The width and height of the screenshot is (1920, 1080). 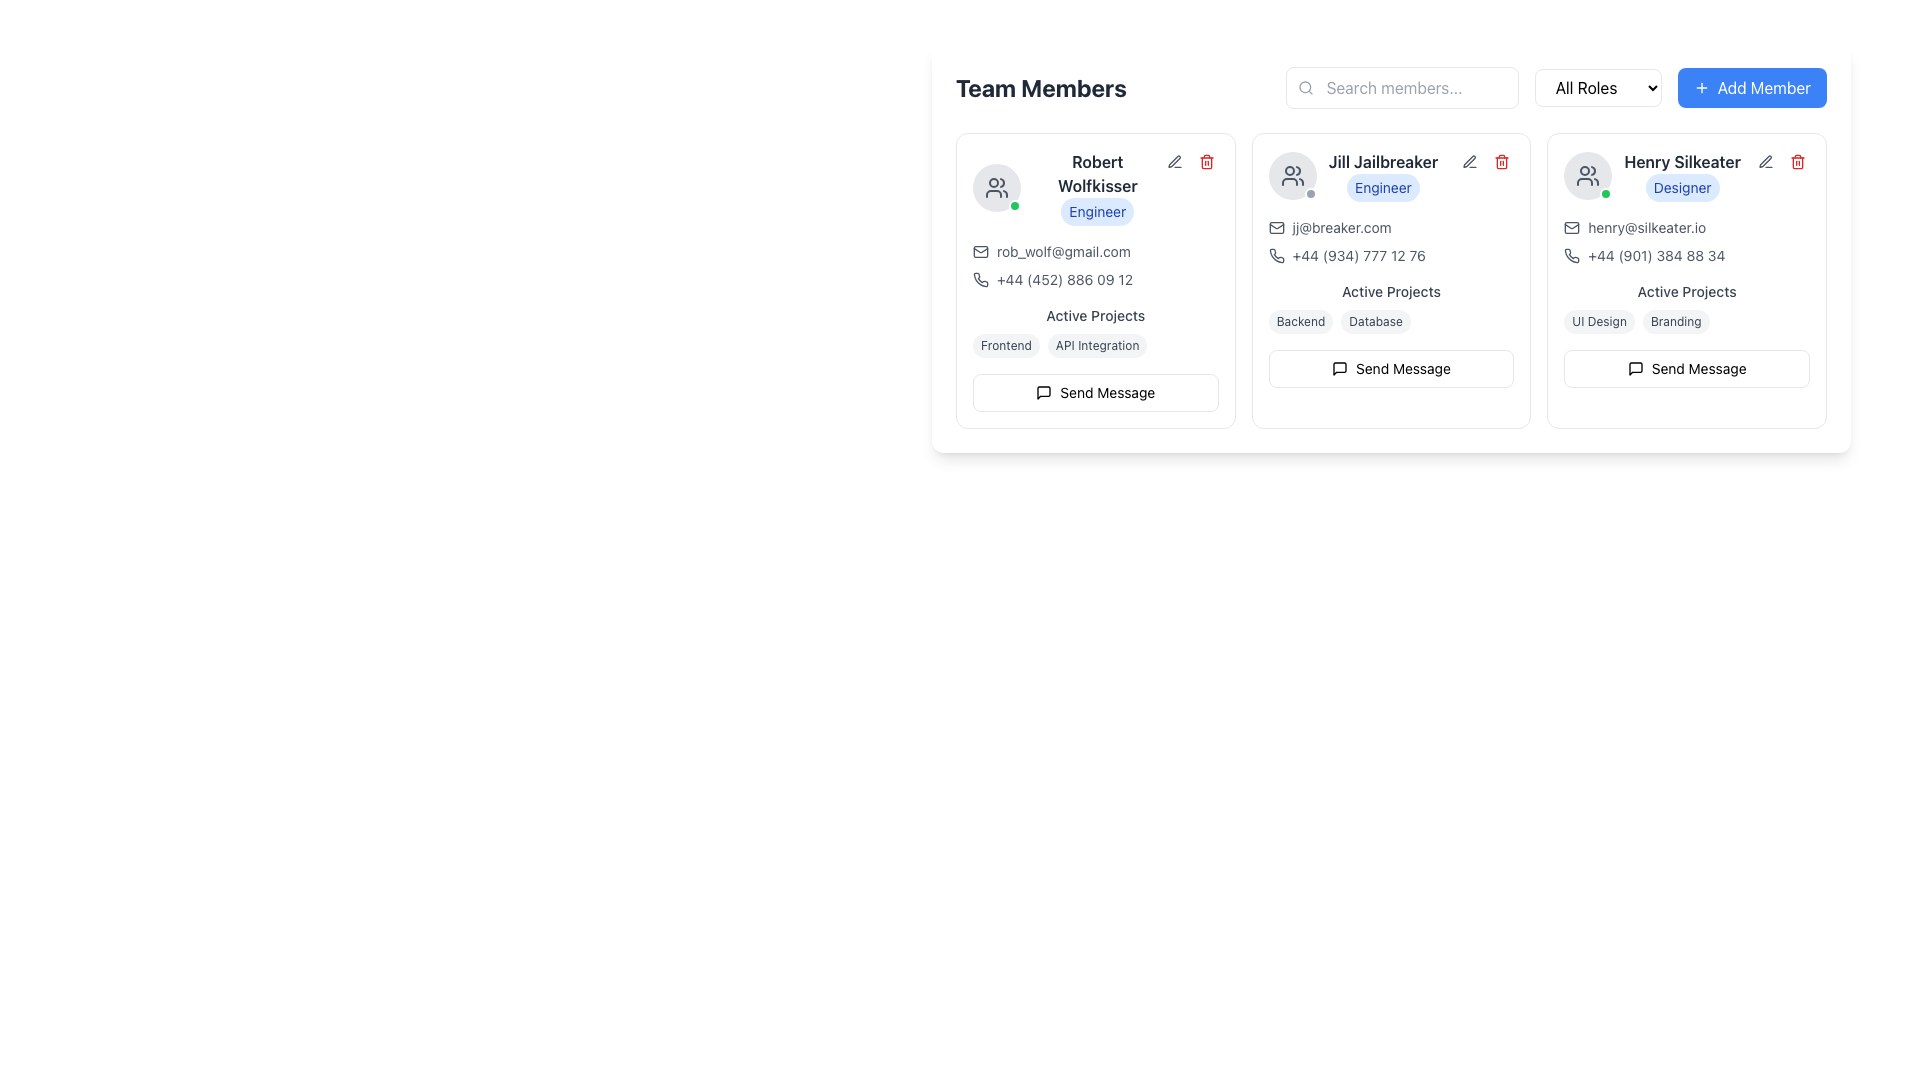 I want to click on the avatar icon representing the user 'Robert Wolfkisser', which is located at the center of the circular area at the top-left of the user card in the 'Team Members' section, so click(x=1292, y=175).